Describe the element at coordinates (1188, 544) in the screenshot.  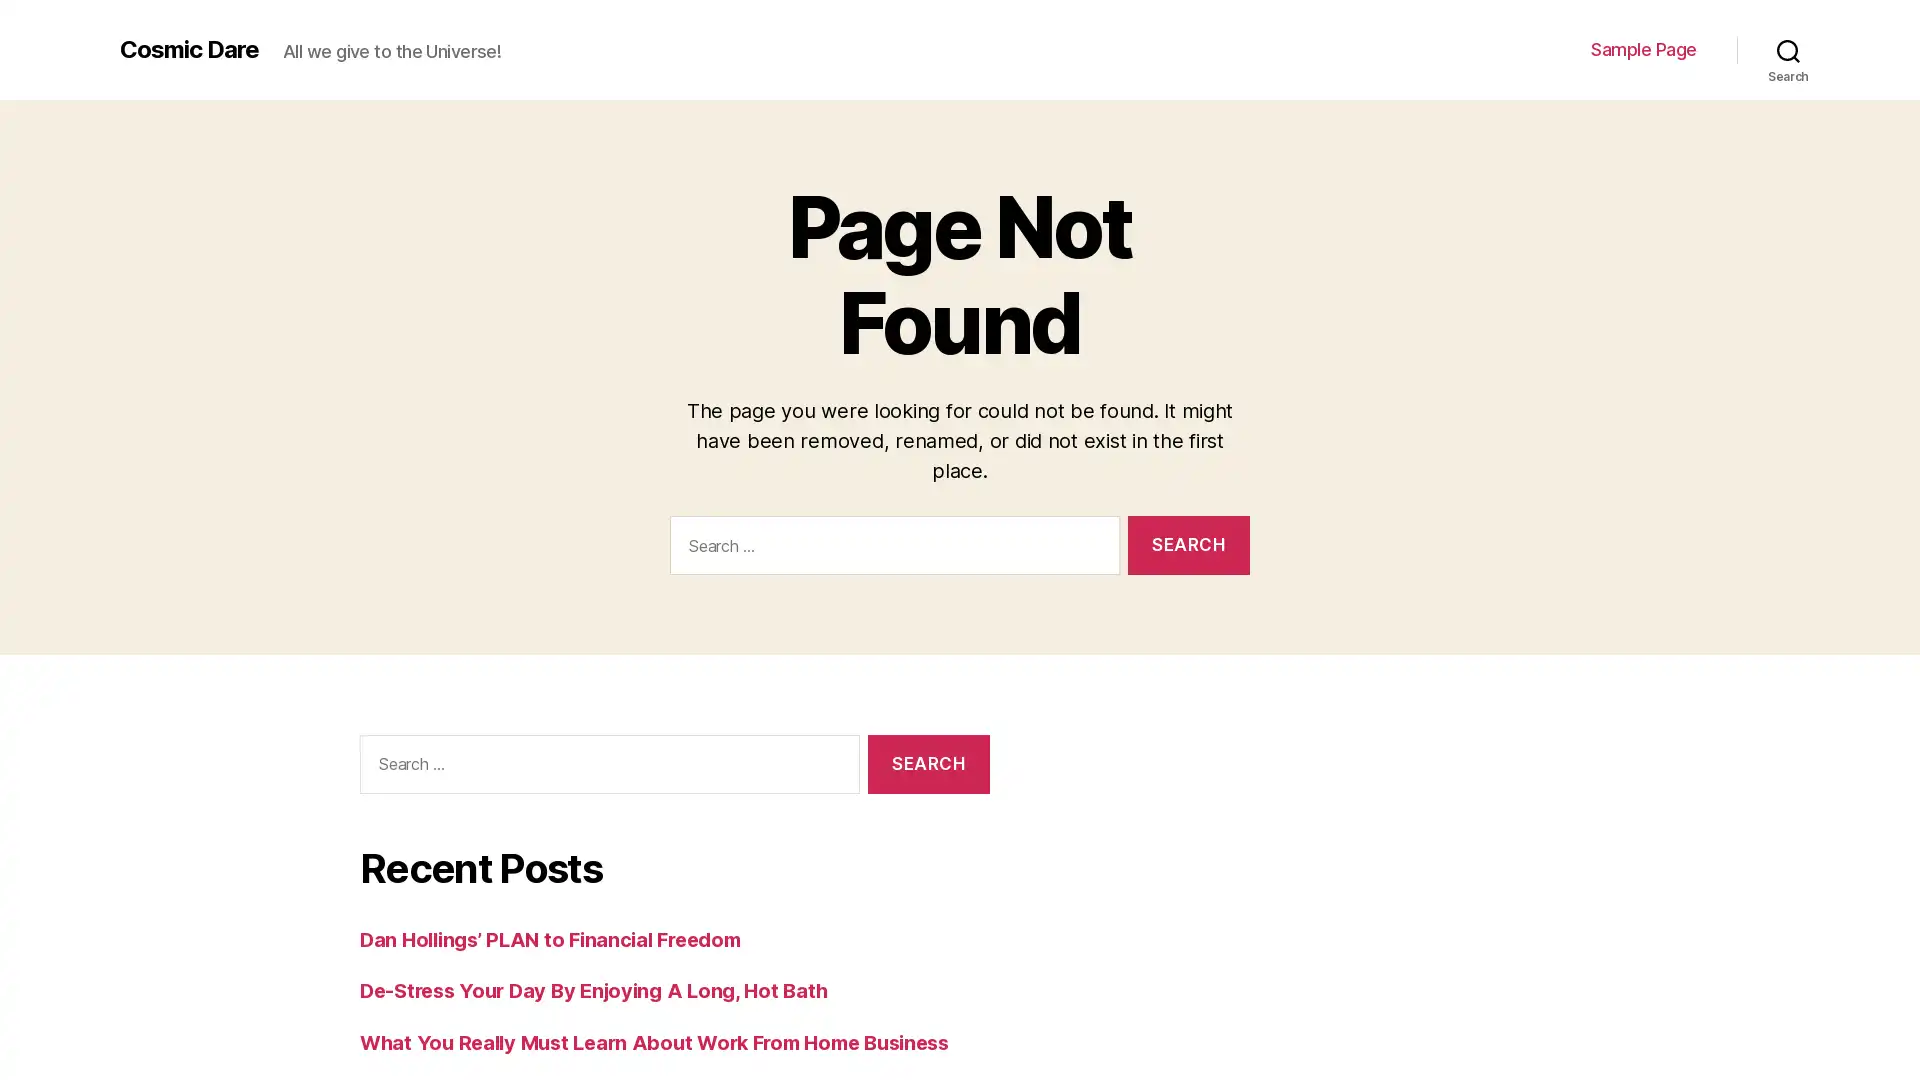
I see `Search` at that location.